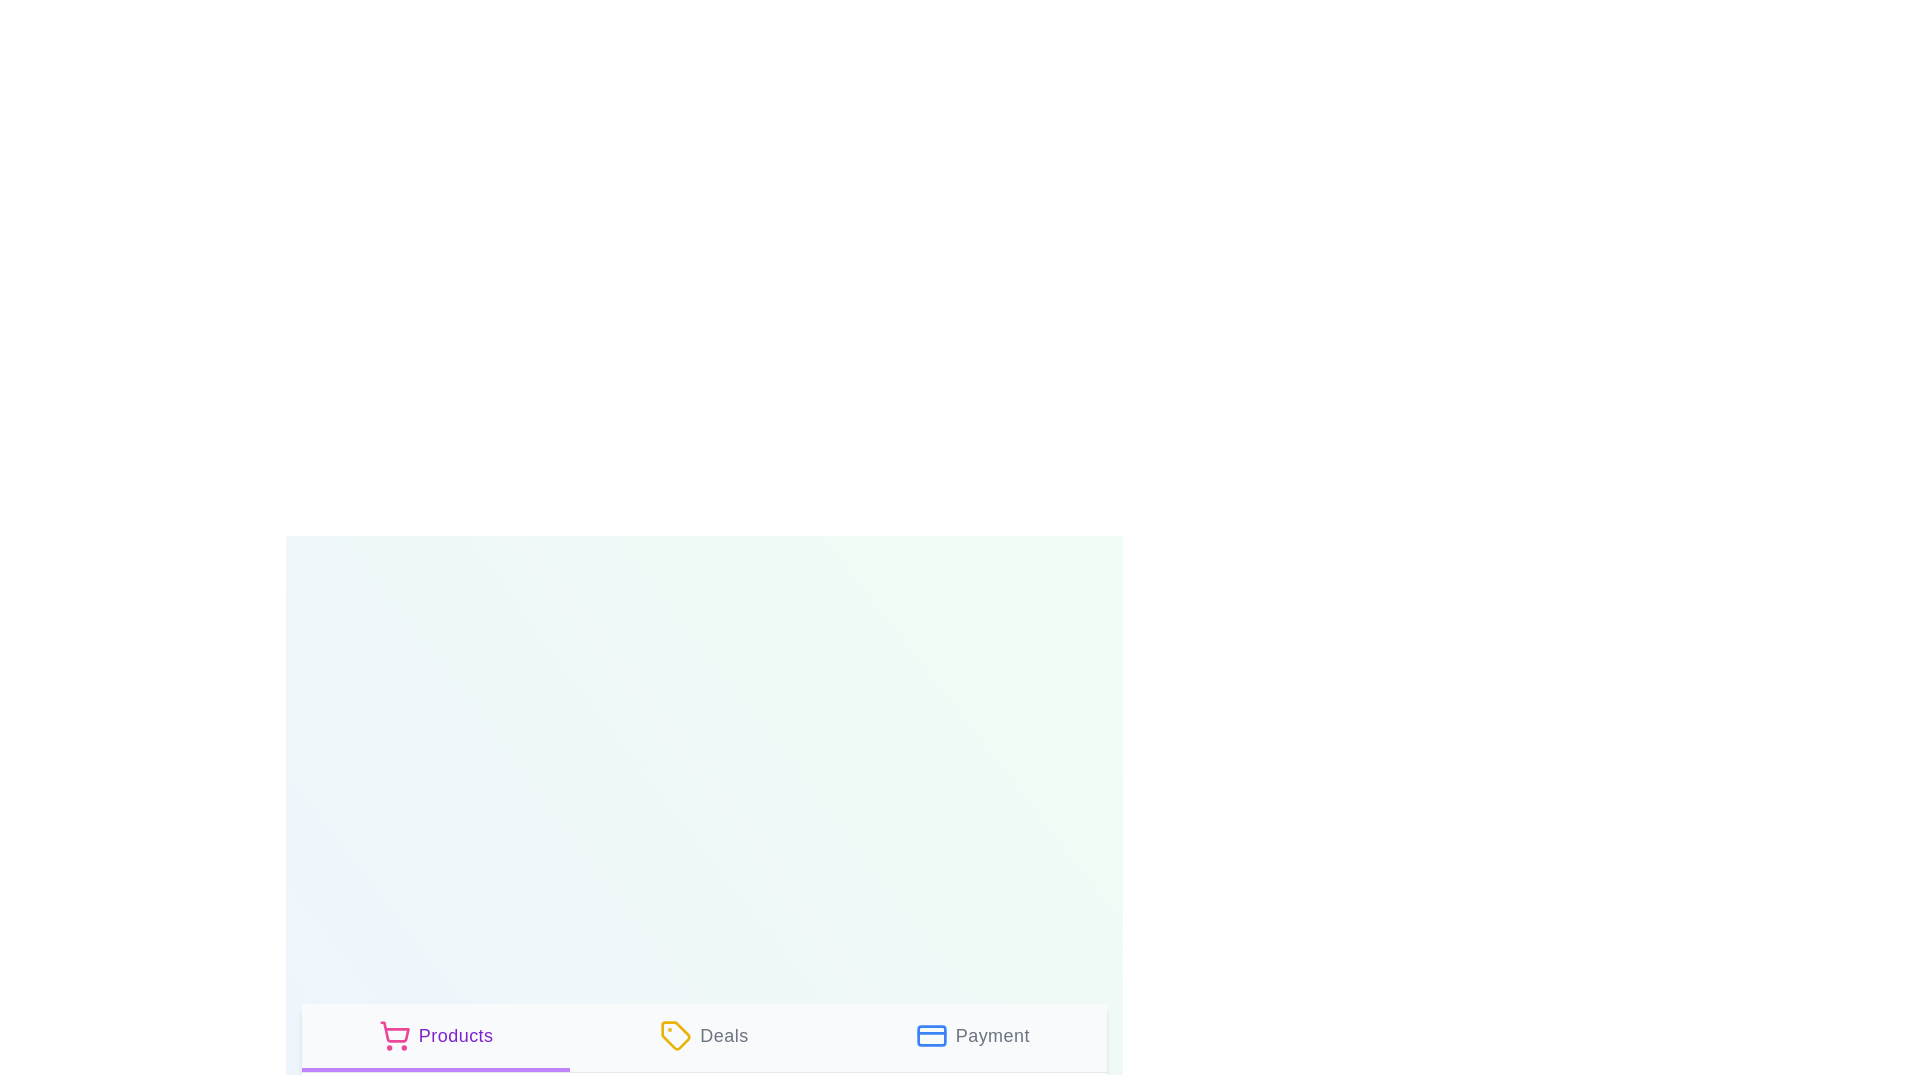 Image resolution: width=1920 pixels, height=1080 pixels. I want to click on the tab labeled Products to view its description, so click(435, 1036).